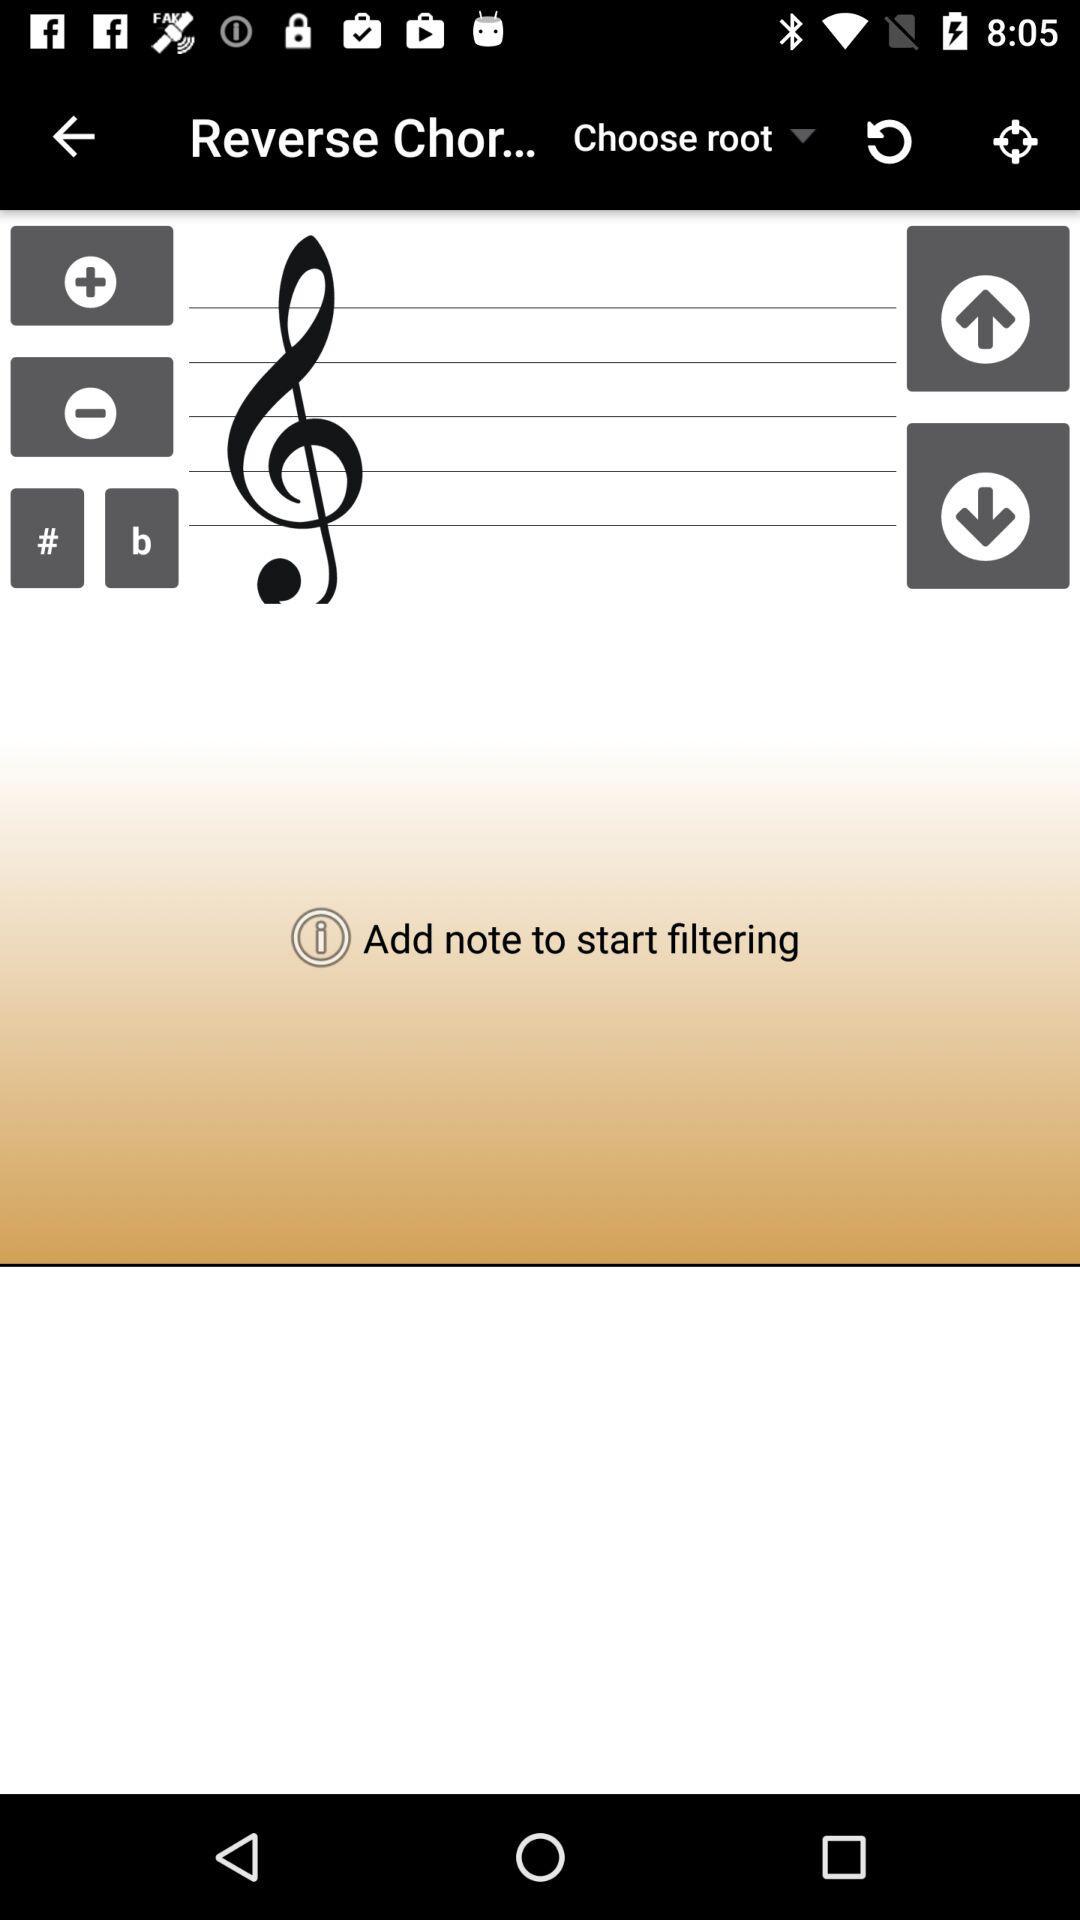  I want to click on make the music note flat, so click(140, 538).